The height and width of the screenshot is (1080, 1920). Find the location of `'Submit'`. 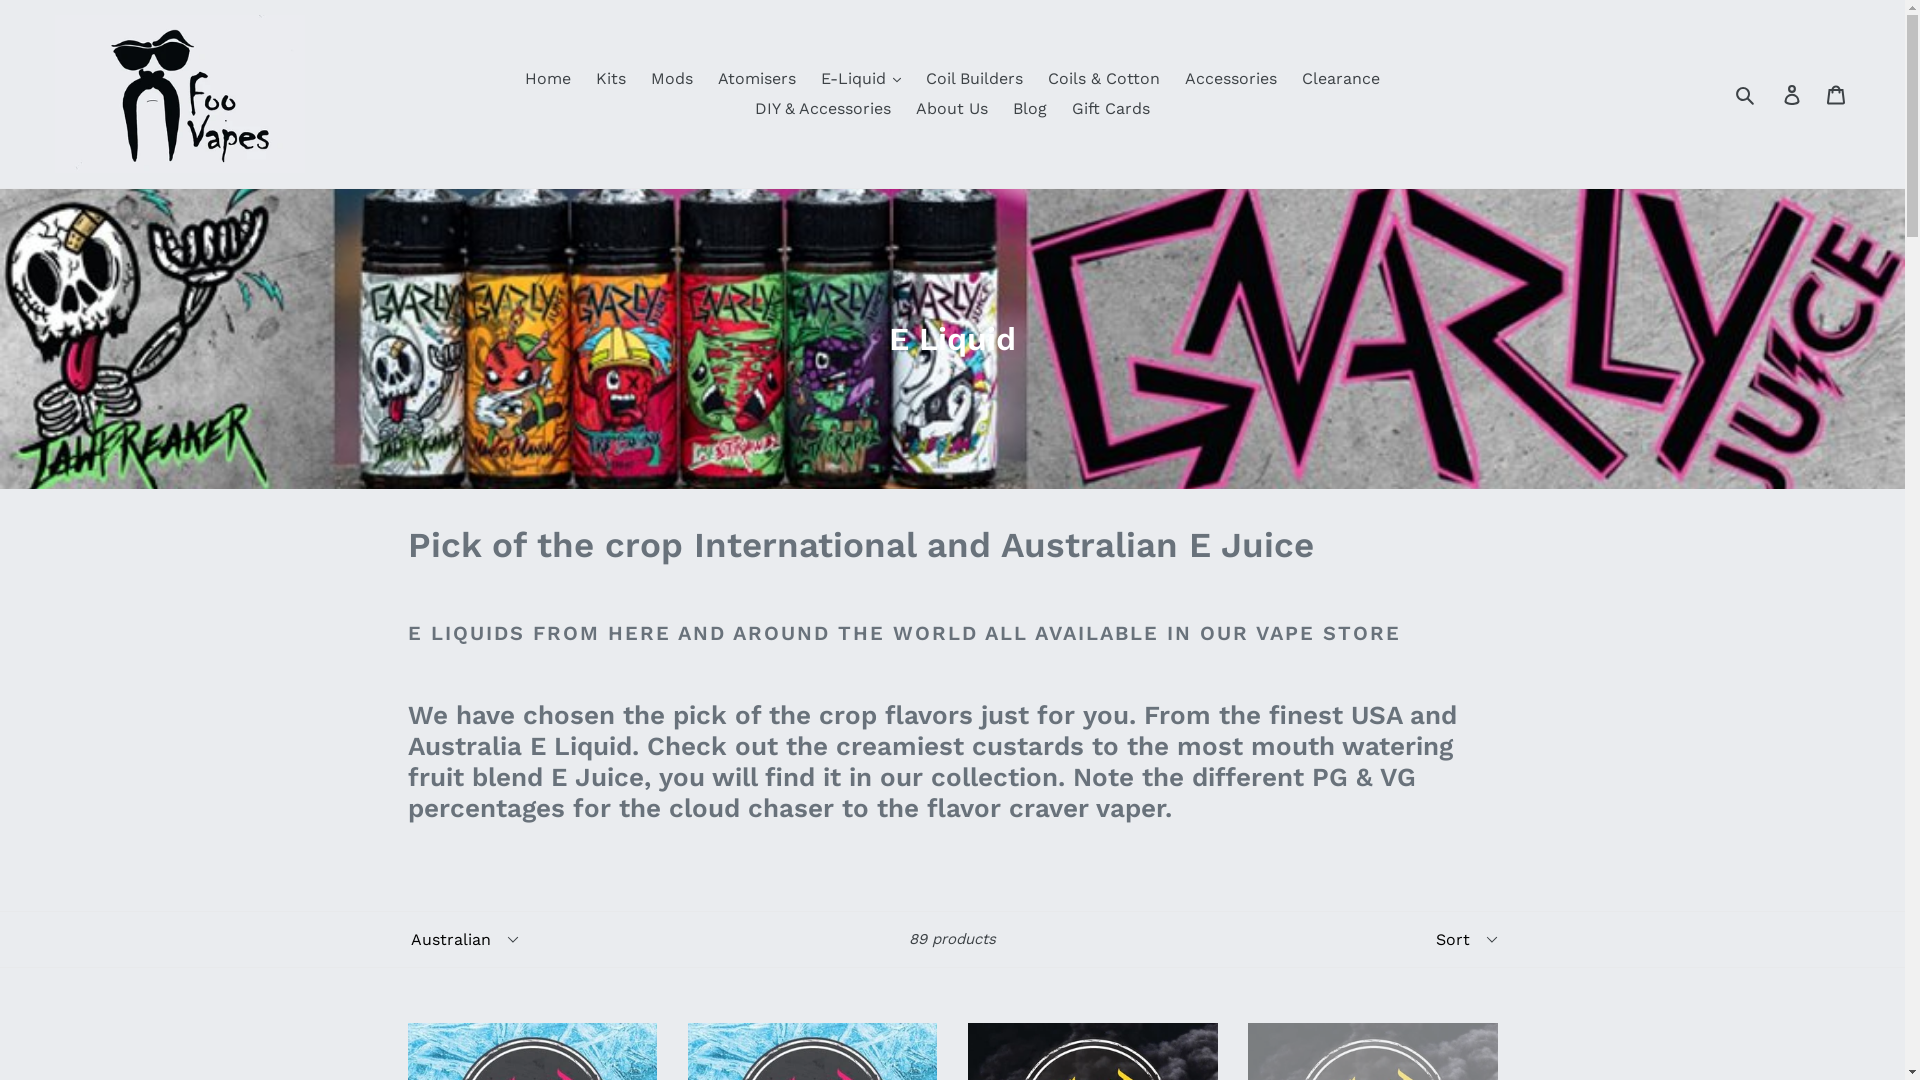

'Submit' is located at coordinates (1745, 93).